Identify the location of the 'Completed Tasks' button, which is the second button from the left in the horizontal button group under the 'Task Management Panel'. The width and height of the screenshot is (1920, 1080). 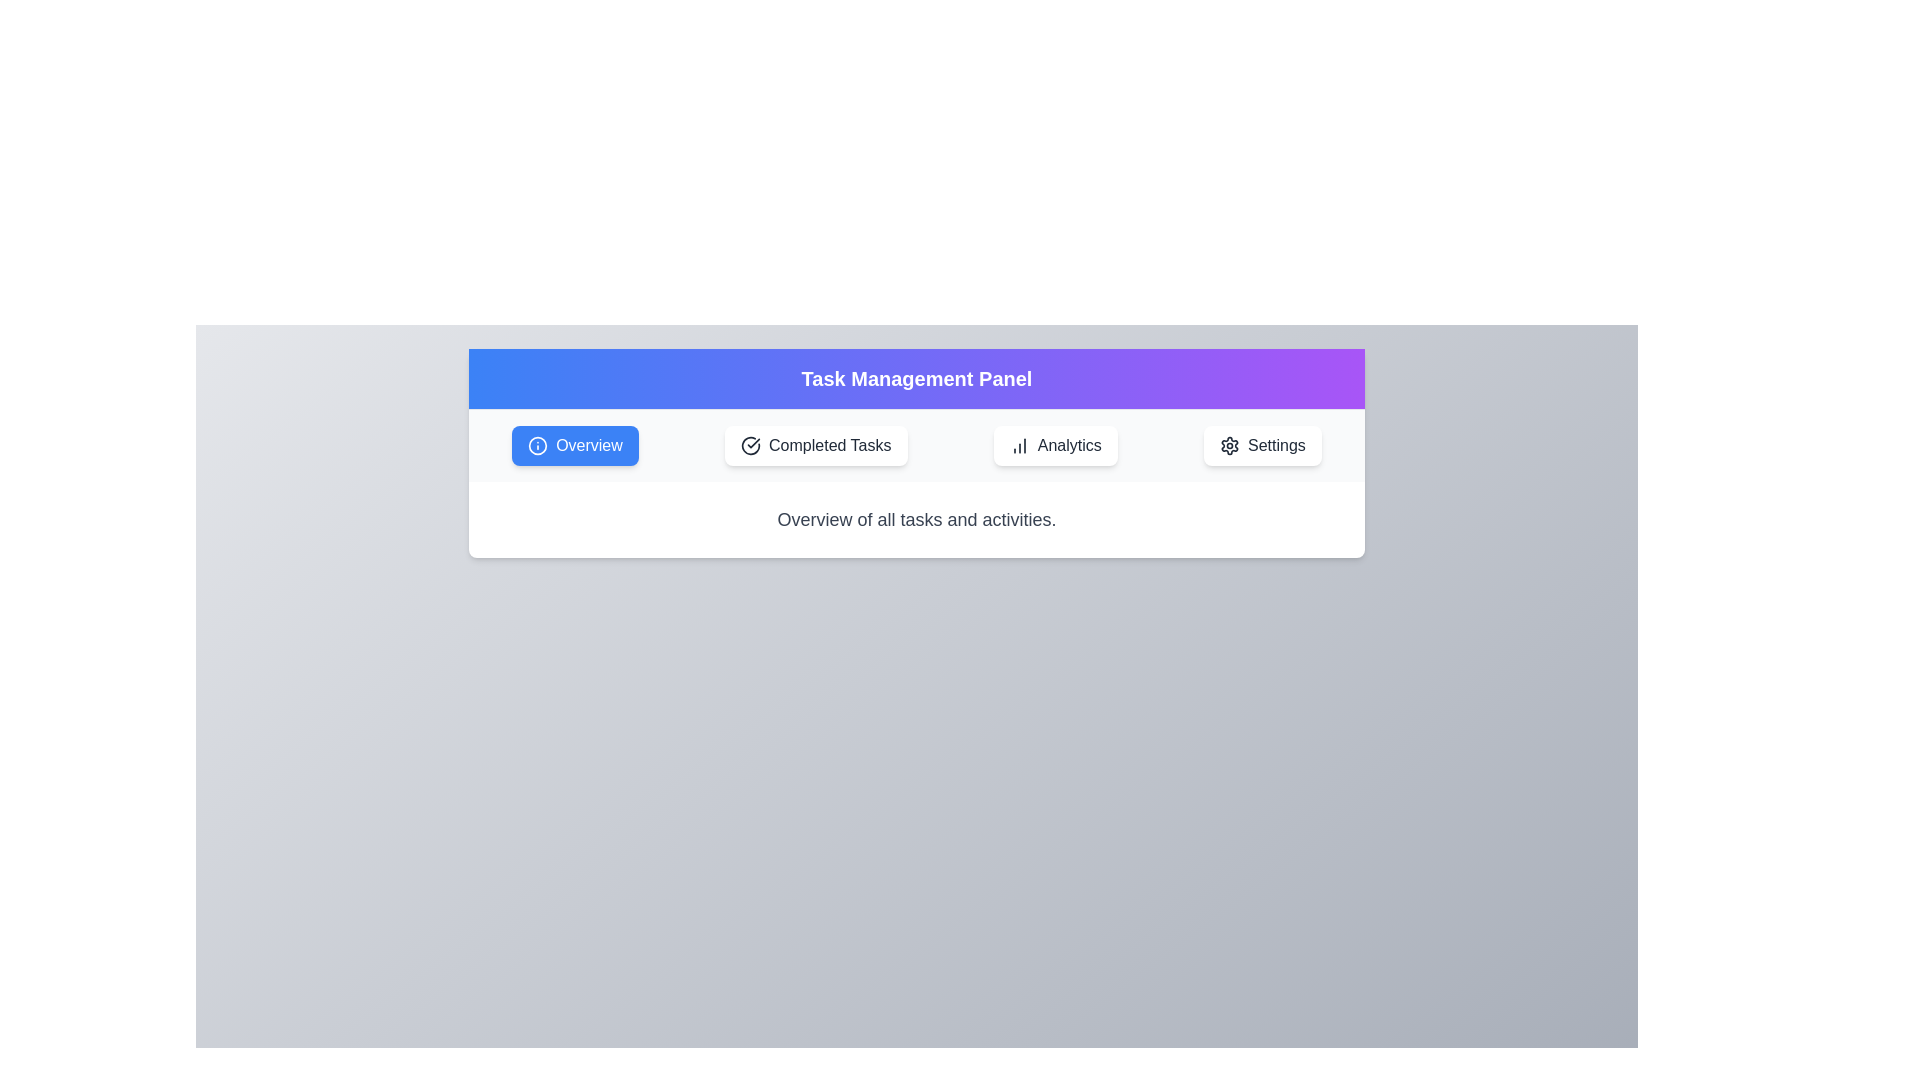
(816, 445).